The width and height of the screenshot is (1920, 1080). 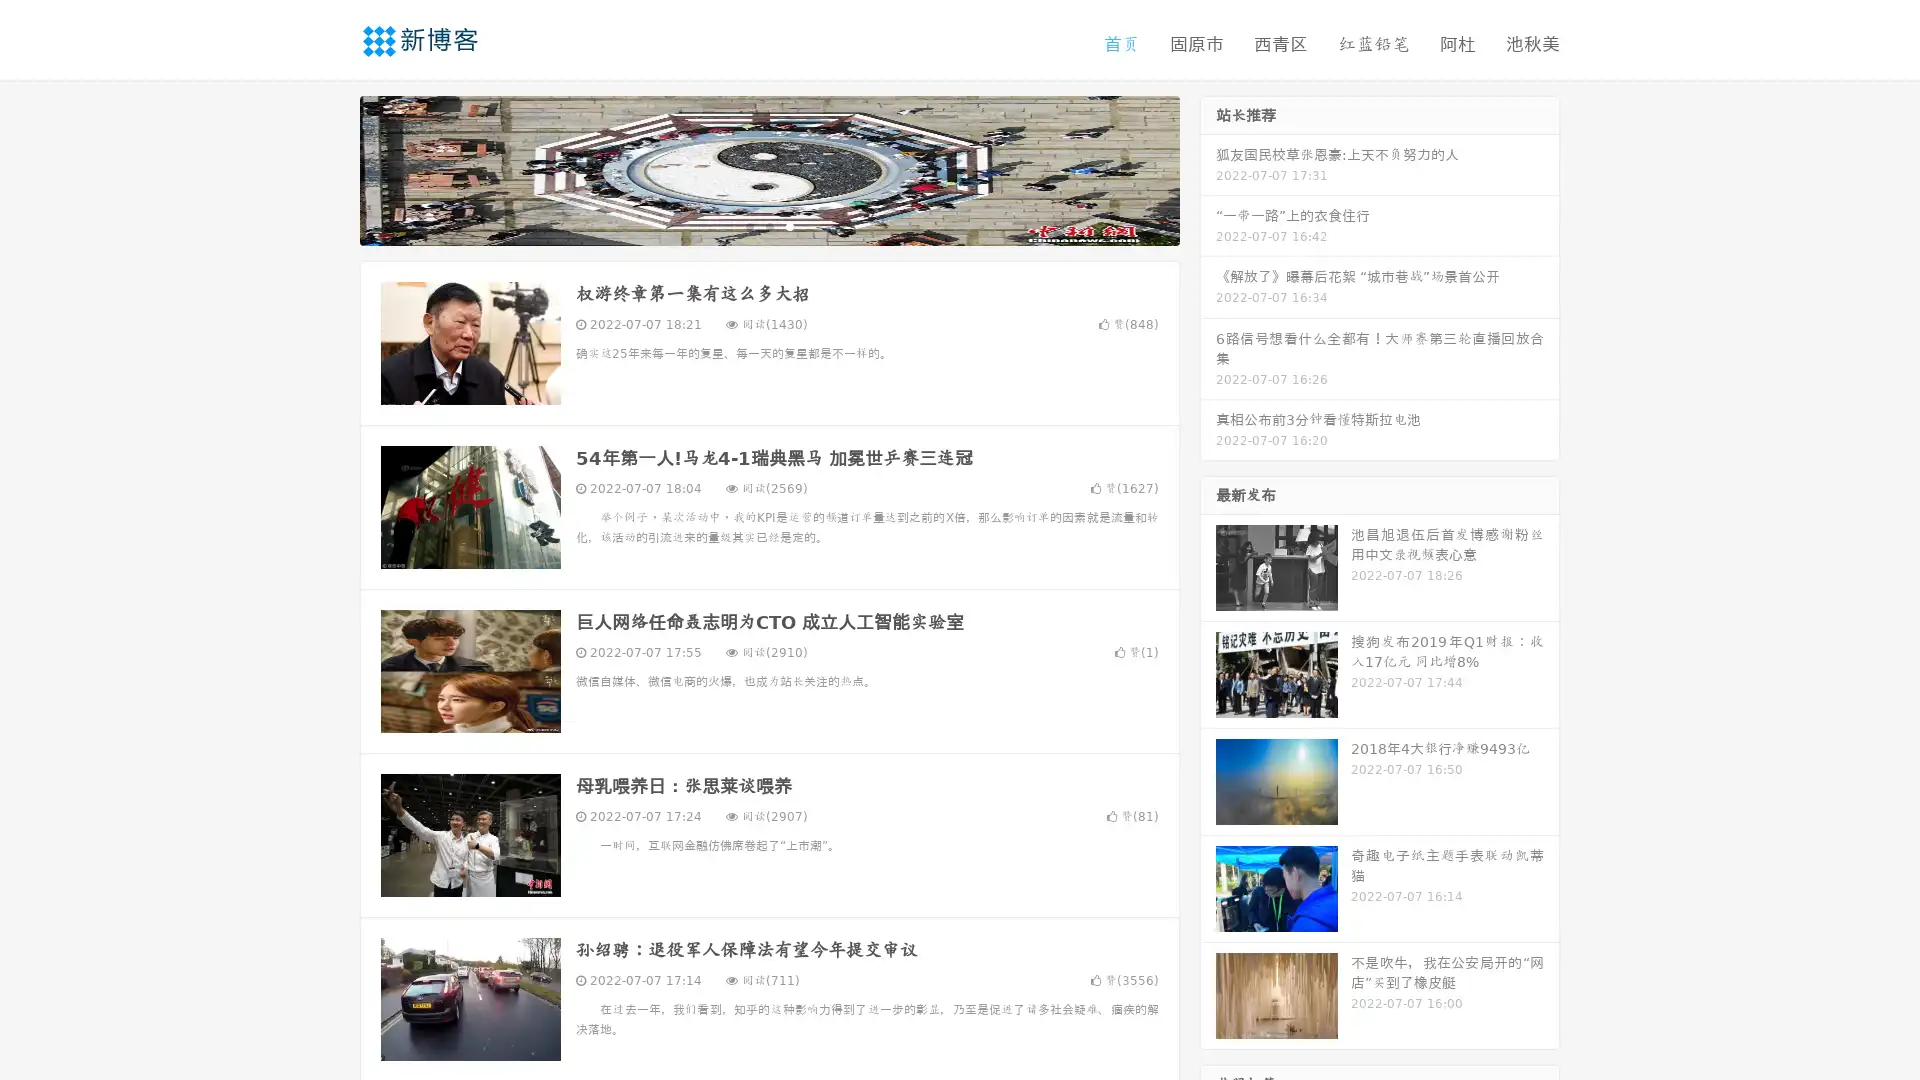 I want to click on Go to slide 2, so click(x=768, y=225).